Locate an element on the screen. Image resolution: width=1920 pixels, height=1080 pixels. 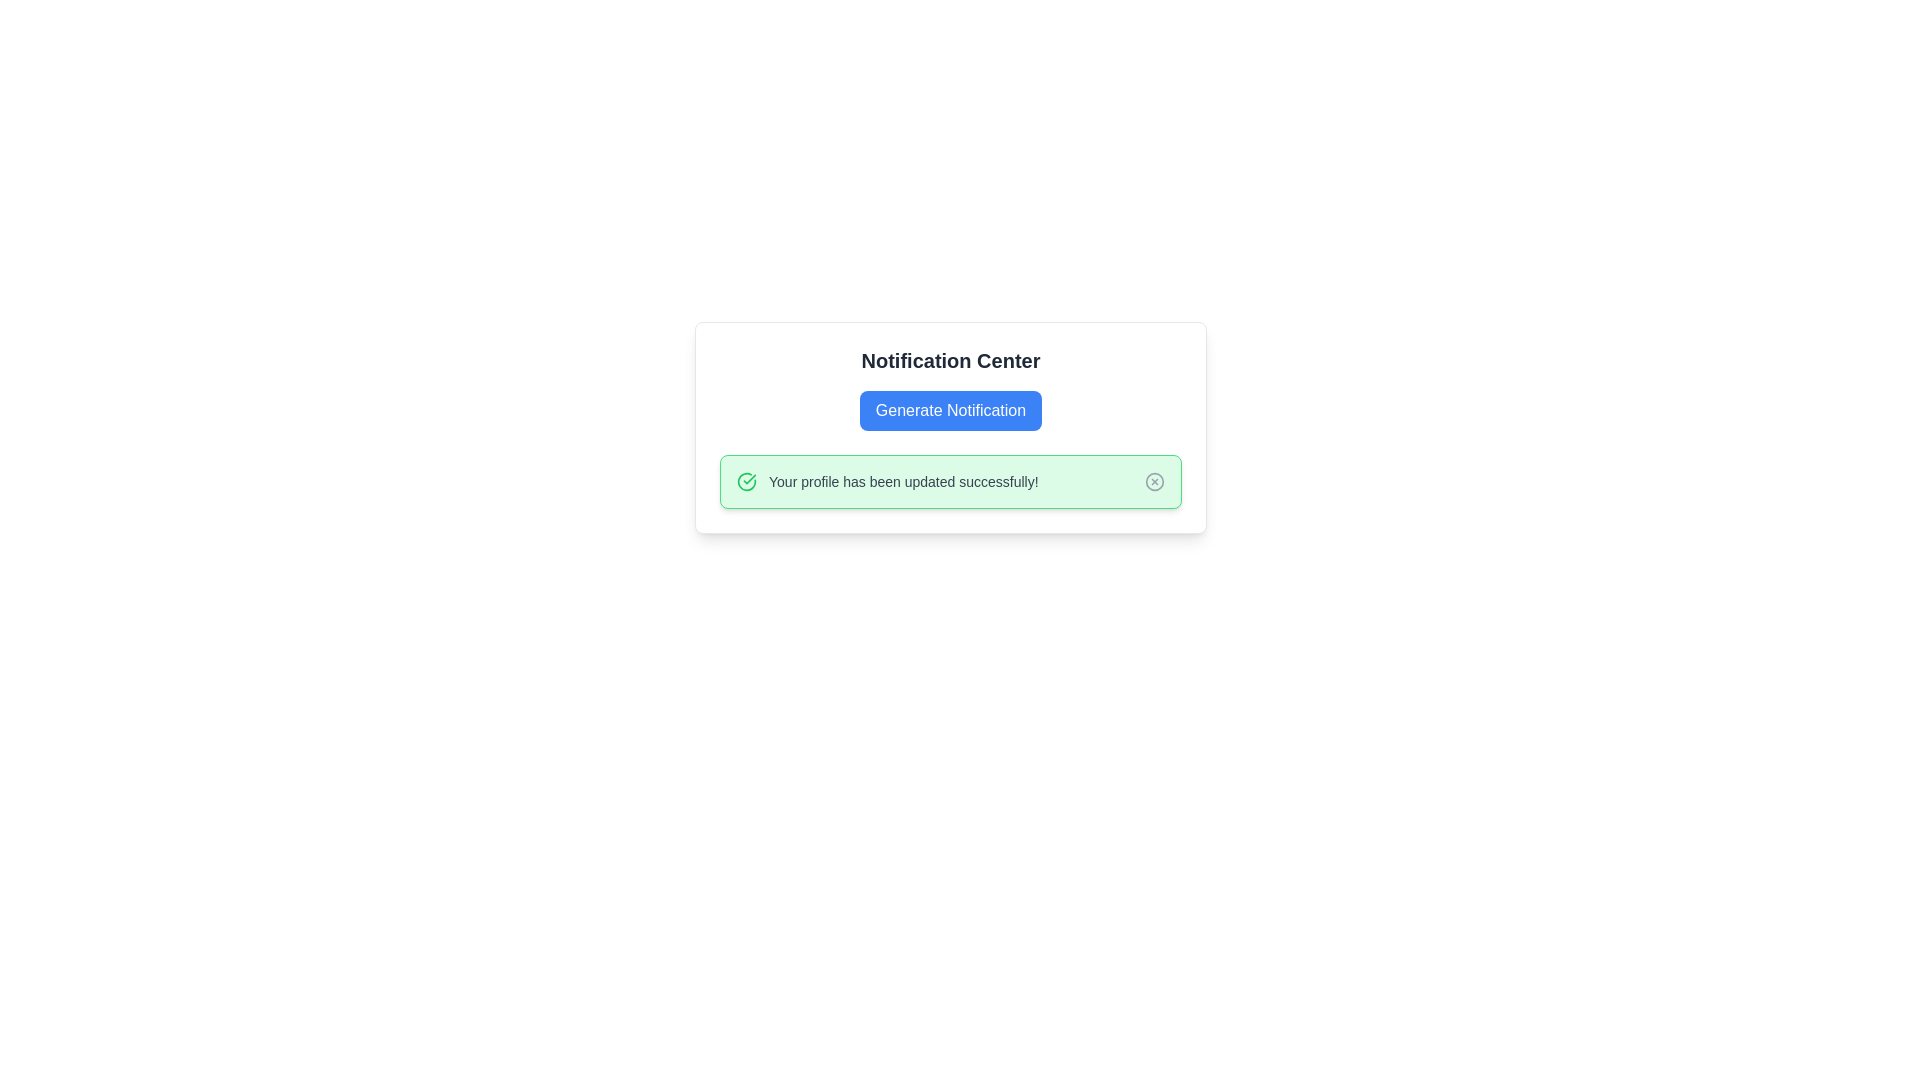
the green circular checkmark icon that indicates a successful profile update notification is located at coordinates (746, 482).